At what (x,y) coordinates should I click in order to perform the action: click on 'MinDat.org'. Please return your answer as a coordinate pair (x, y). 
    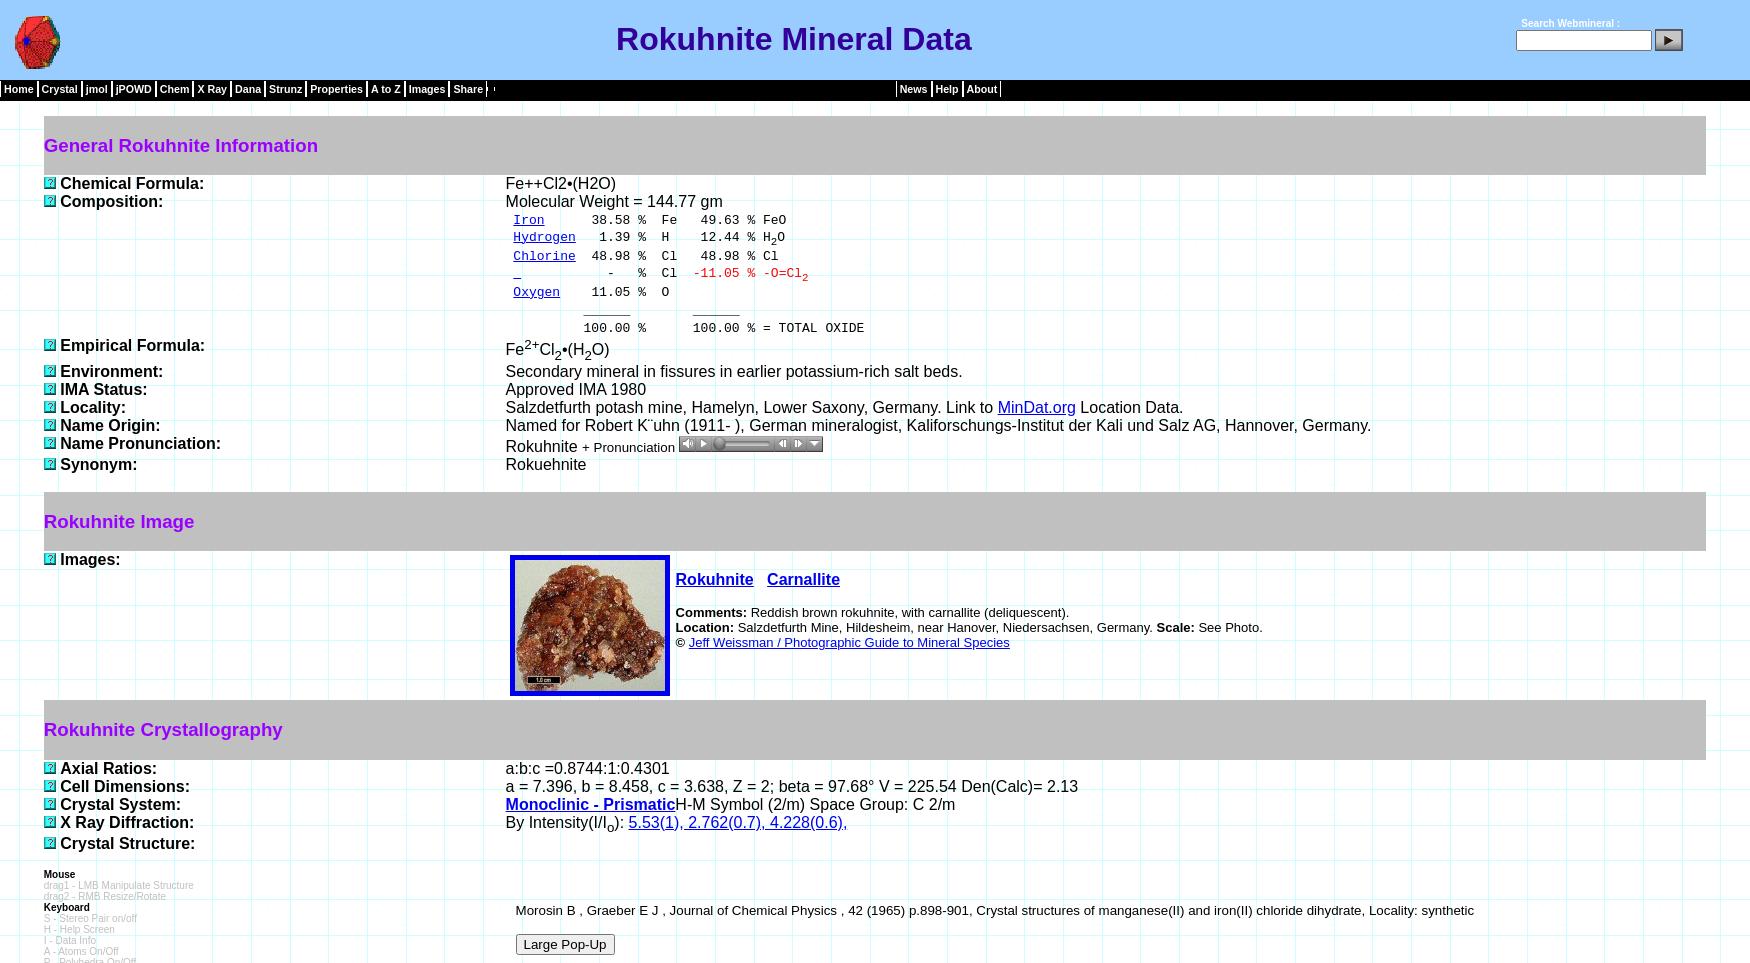
    Looking at the image, I should click on (996, 406).